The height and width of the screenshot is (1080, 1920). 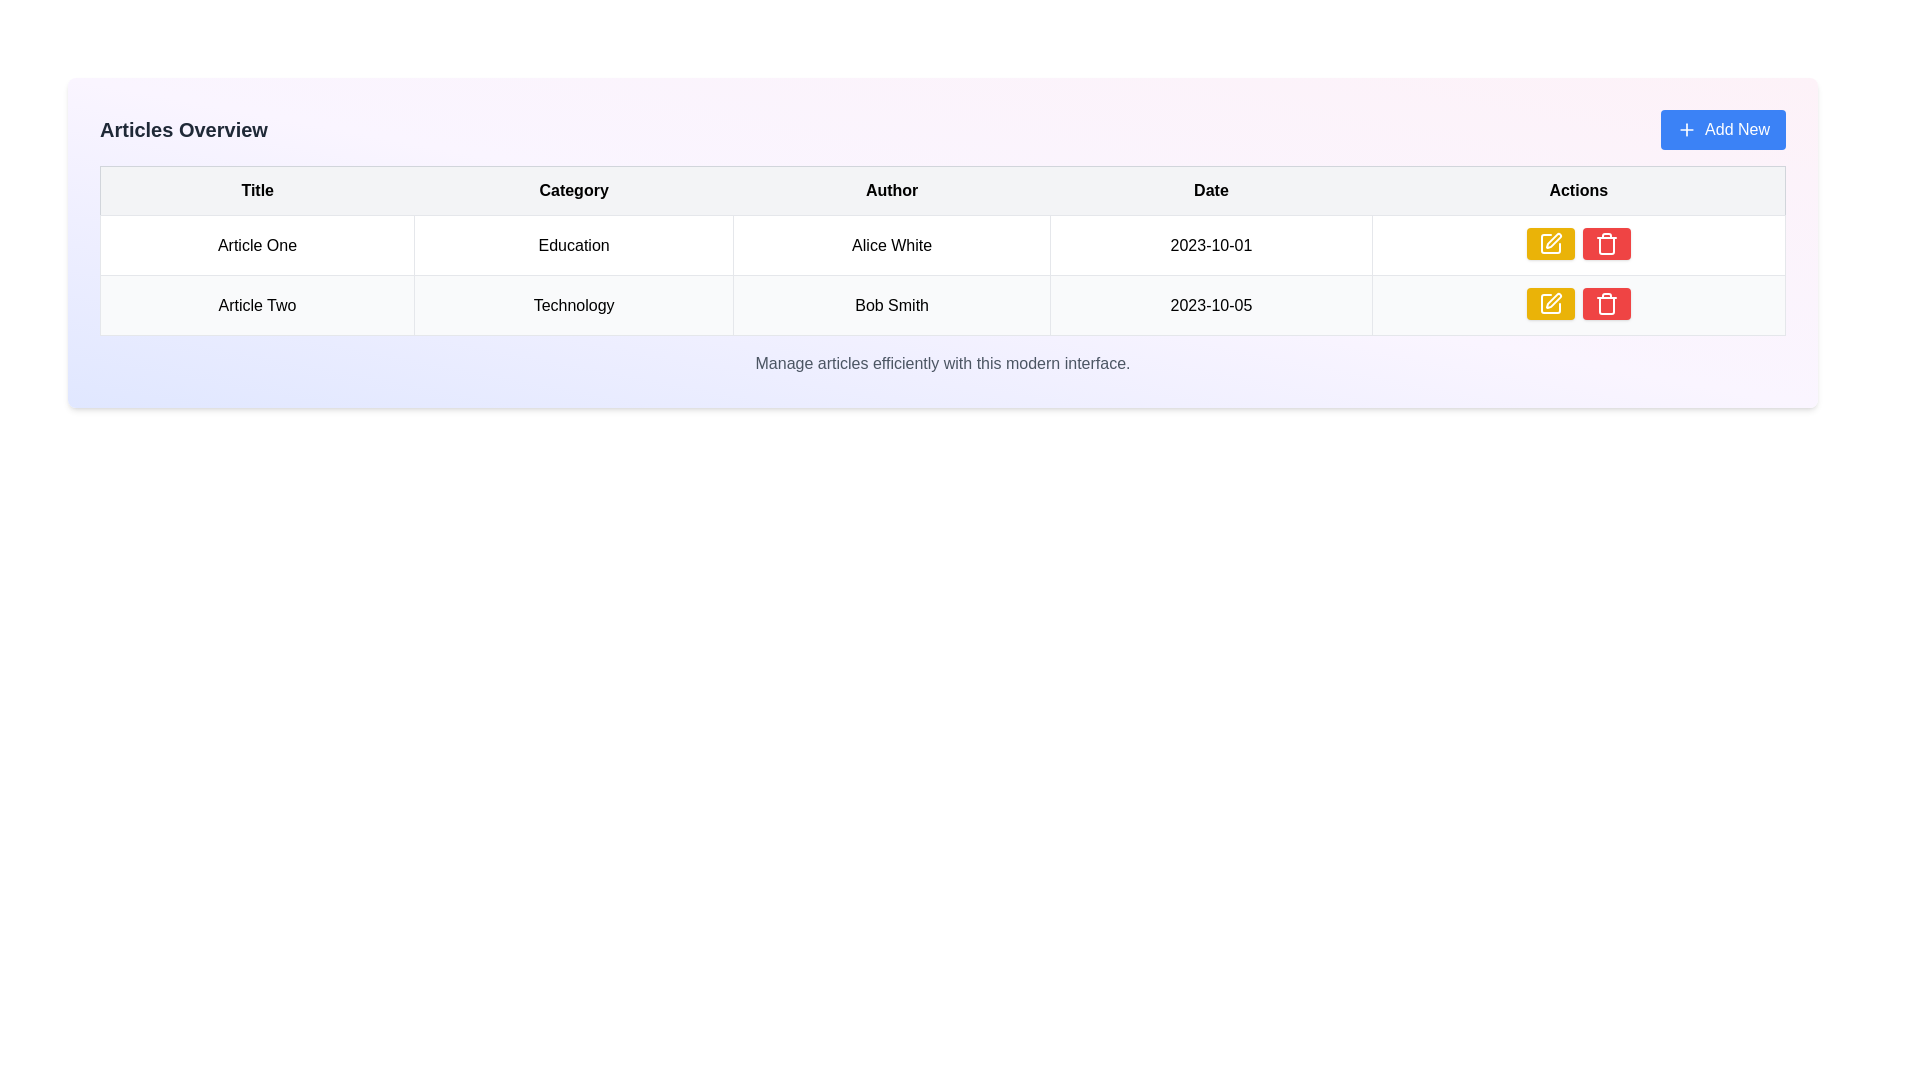 I want to click on the 'Add New' button with a blue background and white text for accessibility navigation, so click(x=1722, y=130).